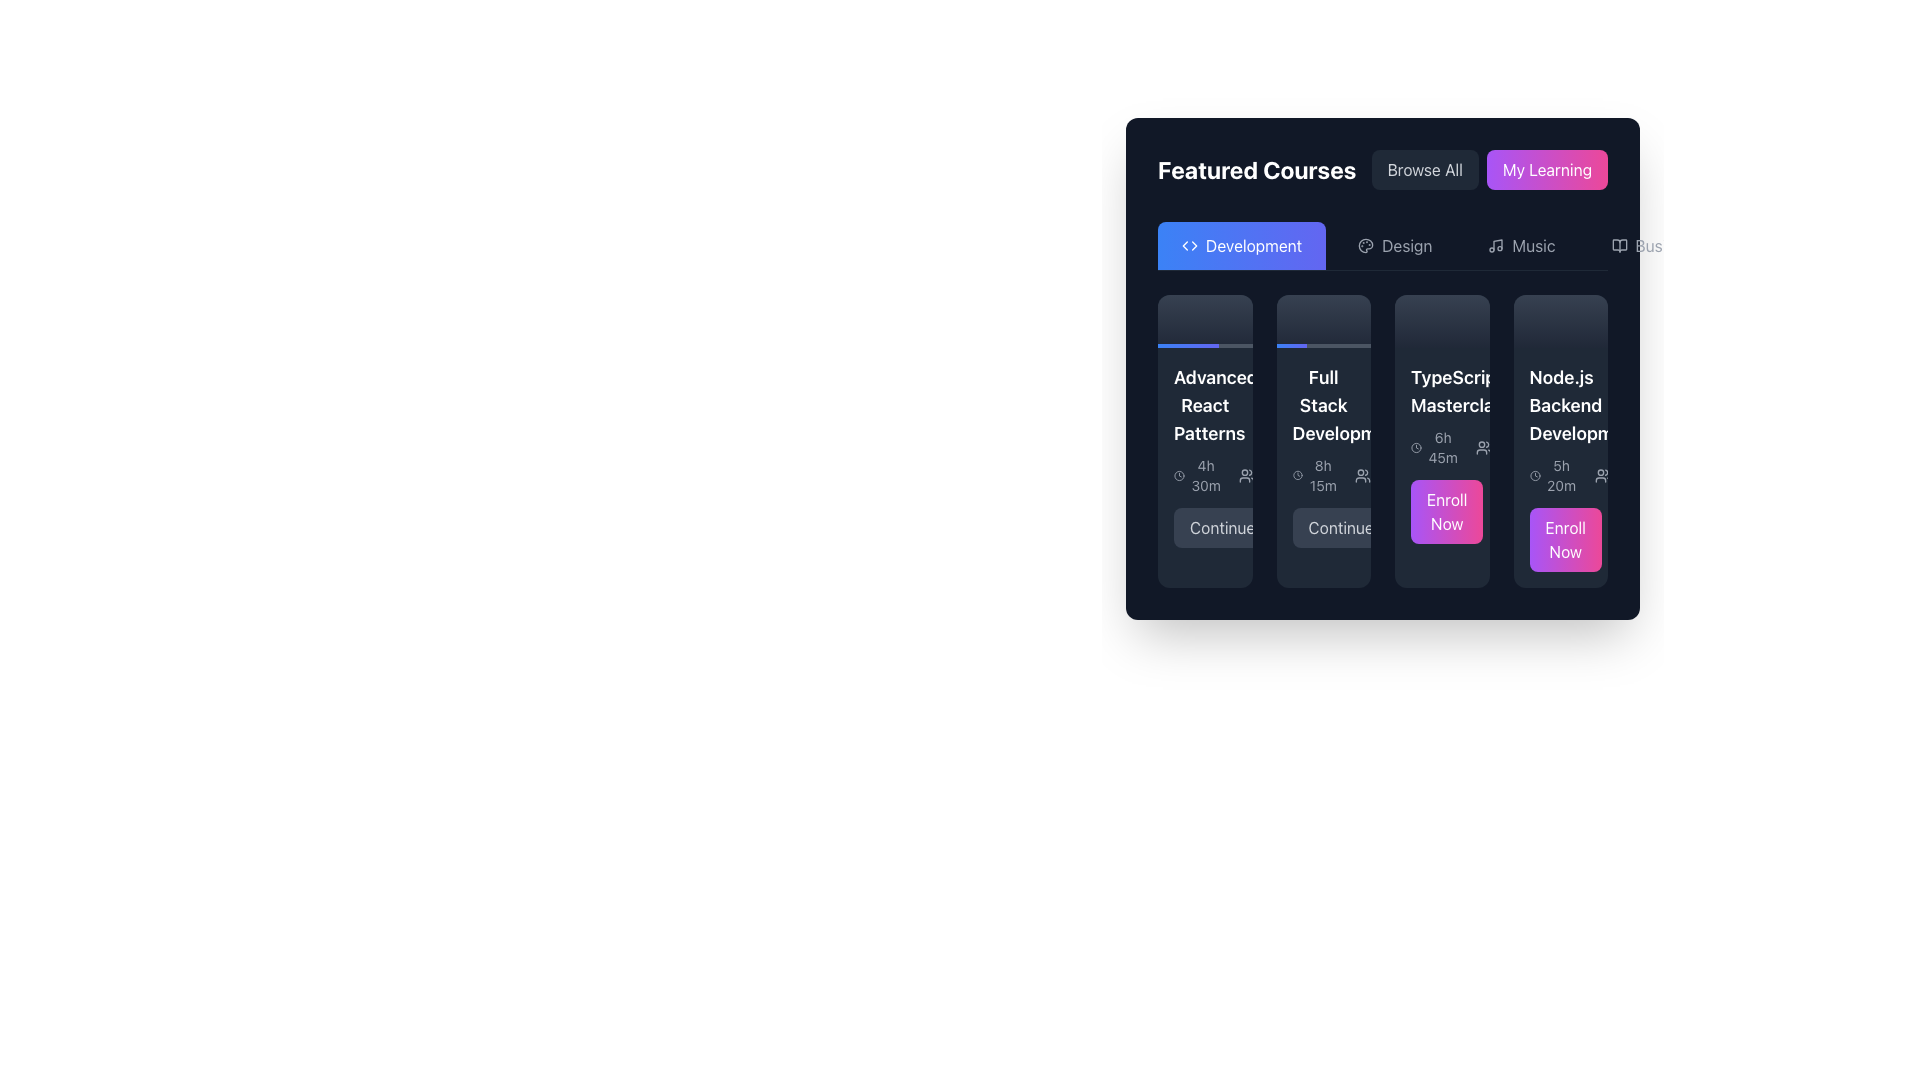 The height and width of the screenshot is (1080, 1920). What do you see at coordinates (1198, 476) in the screenshot?
I see `the text element indicating the duration of the course located in the lower left quadrant of the 'Advanced React Patterns' card in the 'Development' tab of the 'Featured Courses' section` at bounding box center [1198, 476].